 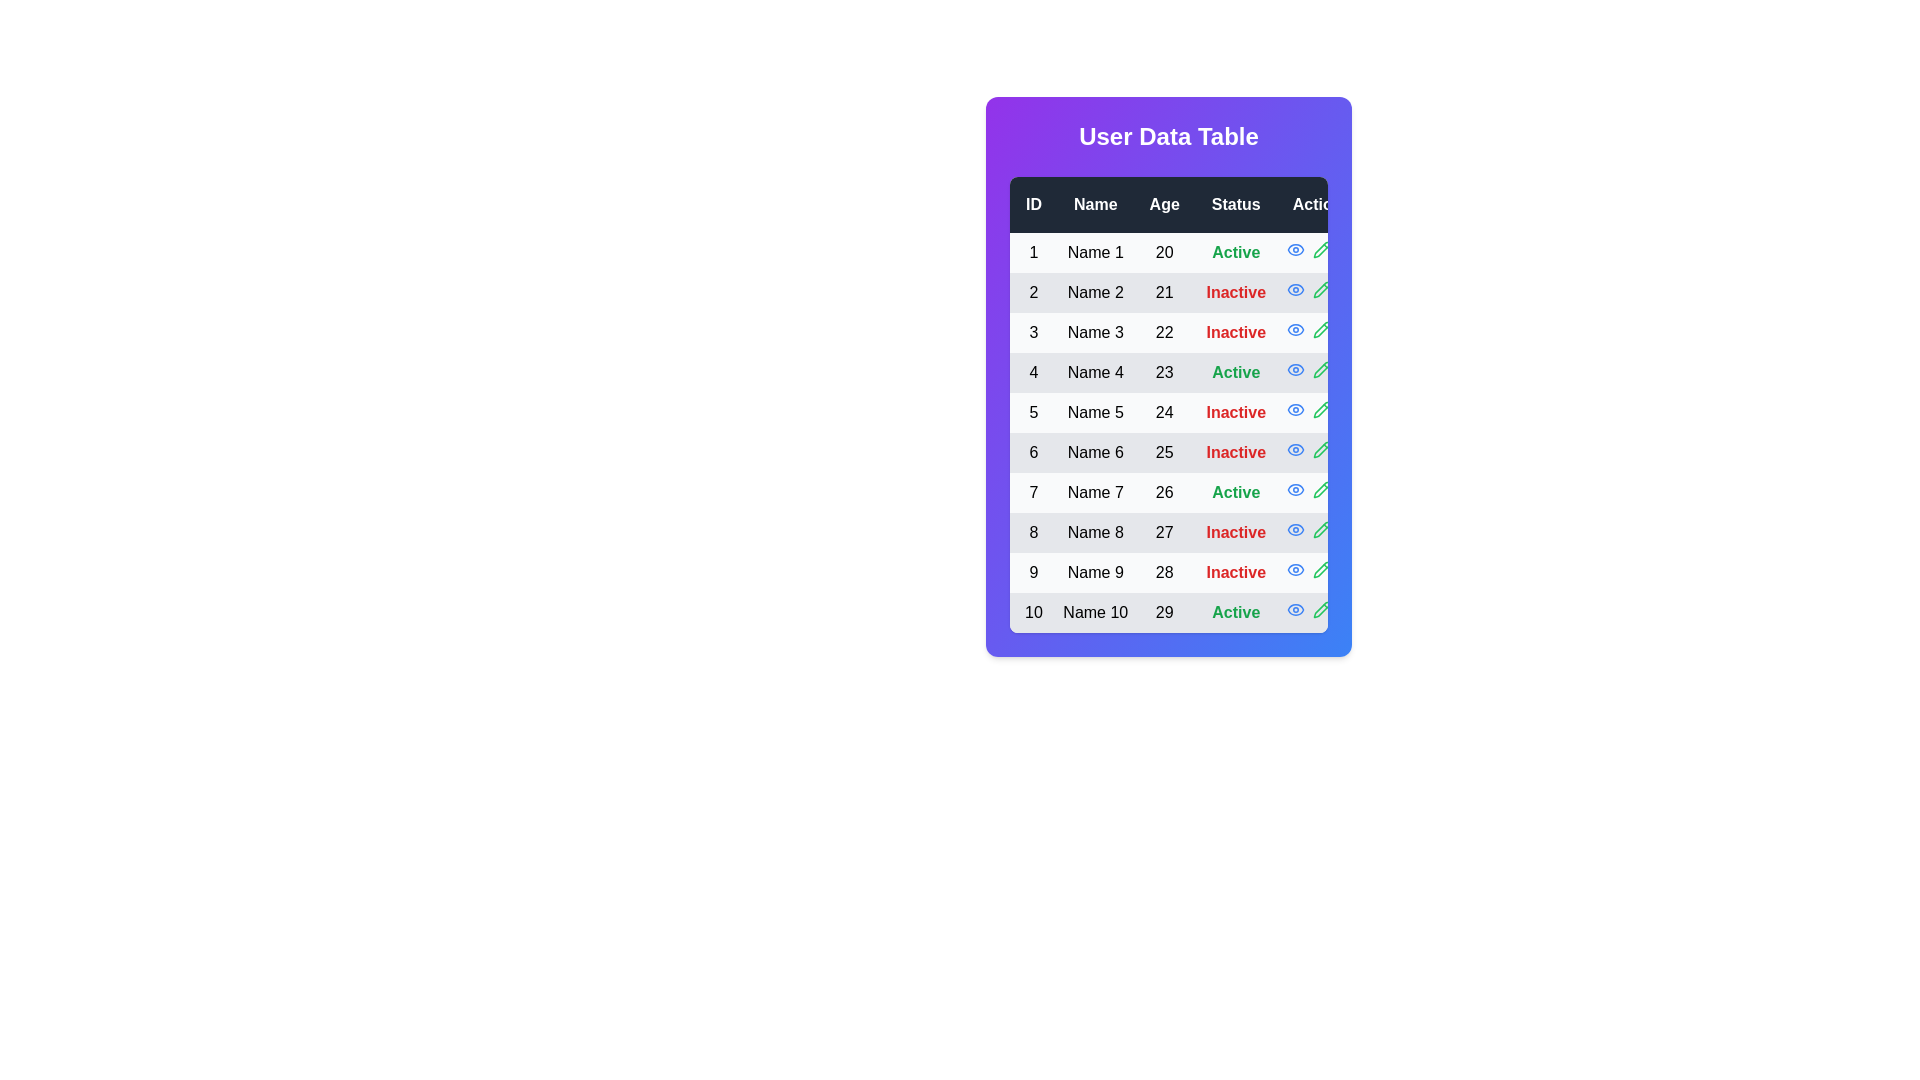 What do you see at coordinates (1348, 249) in the screenshot?
I see `the trash icon in the Actions column for a specific row to observe its hover effect` at bounding box center [1348, 249].